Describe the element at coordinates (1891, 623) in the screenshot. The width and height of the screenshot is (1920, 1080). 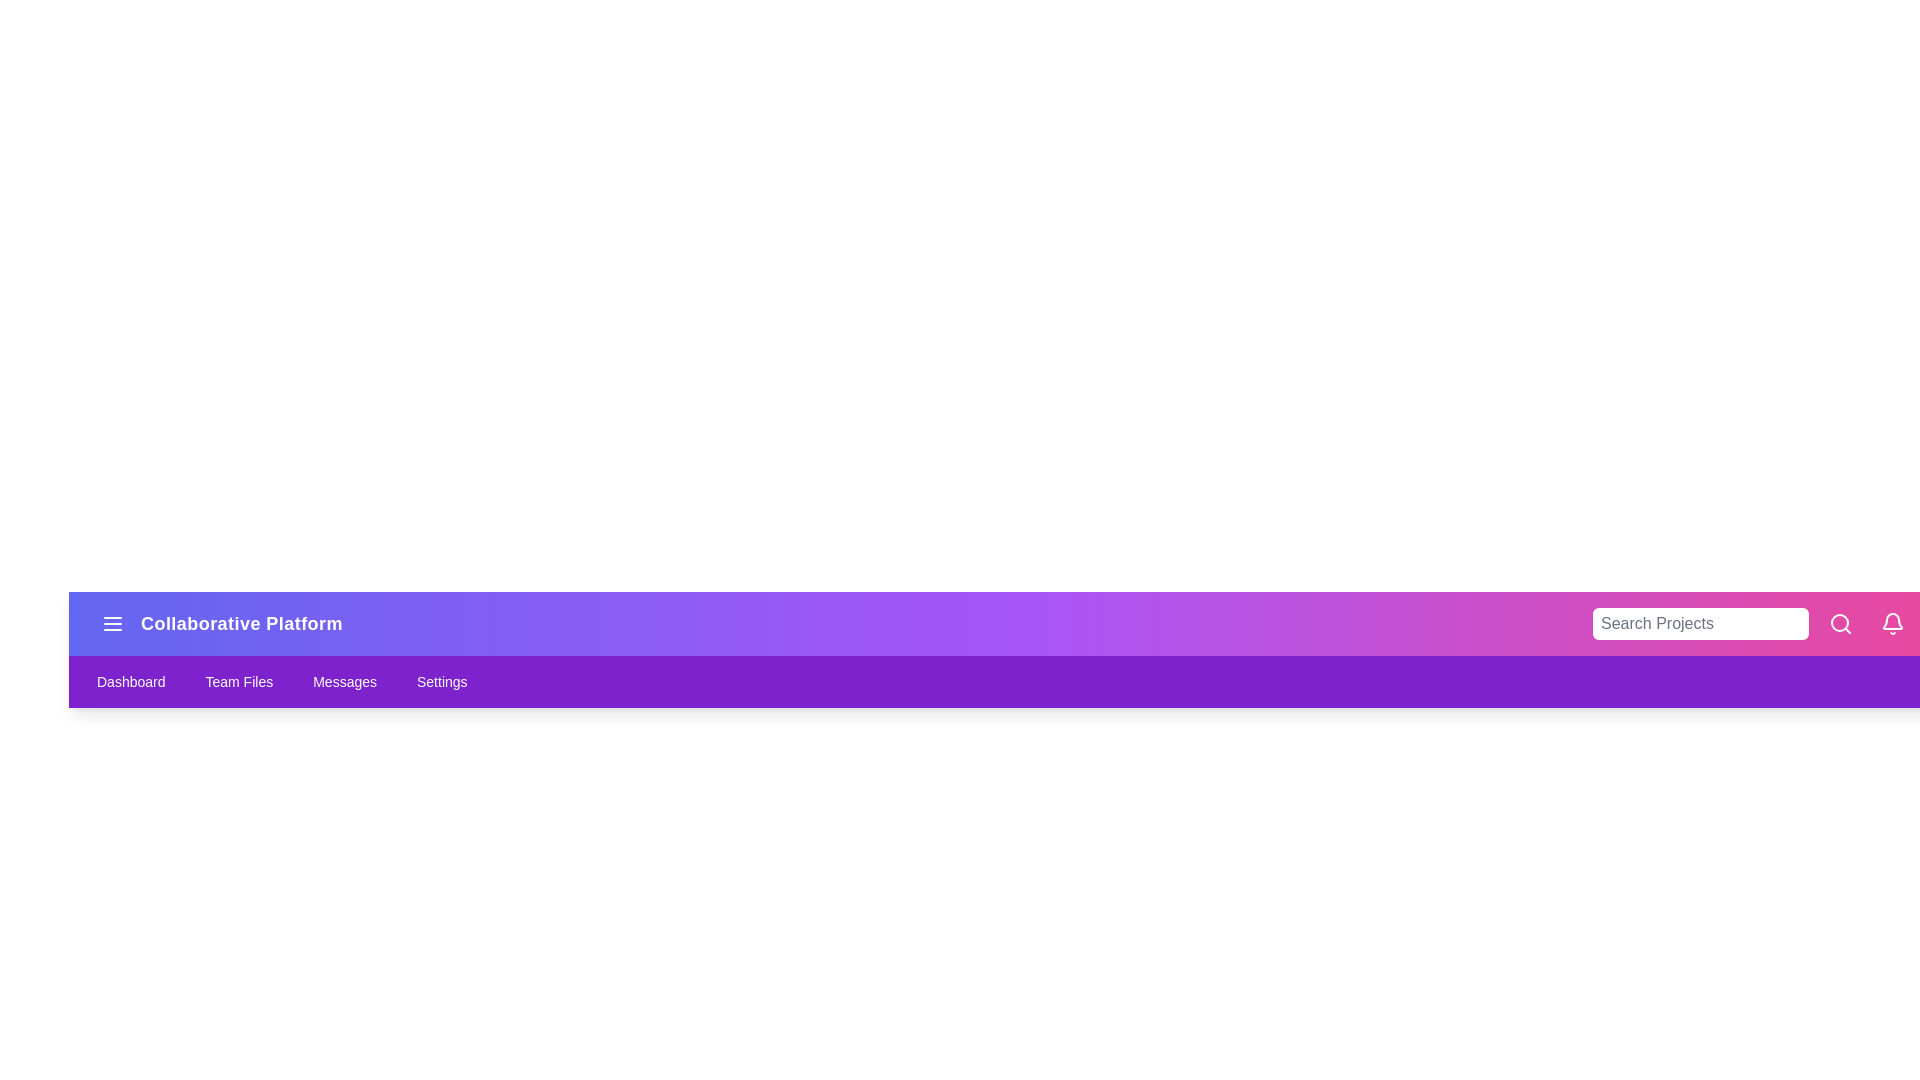
I see `the bell icon located at the right end of the top navigation bar` at that location.